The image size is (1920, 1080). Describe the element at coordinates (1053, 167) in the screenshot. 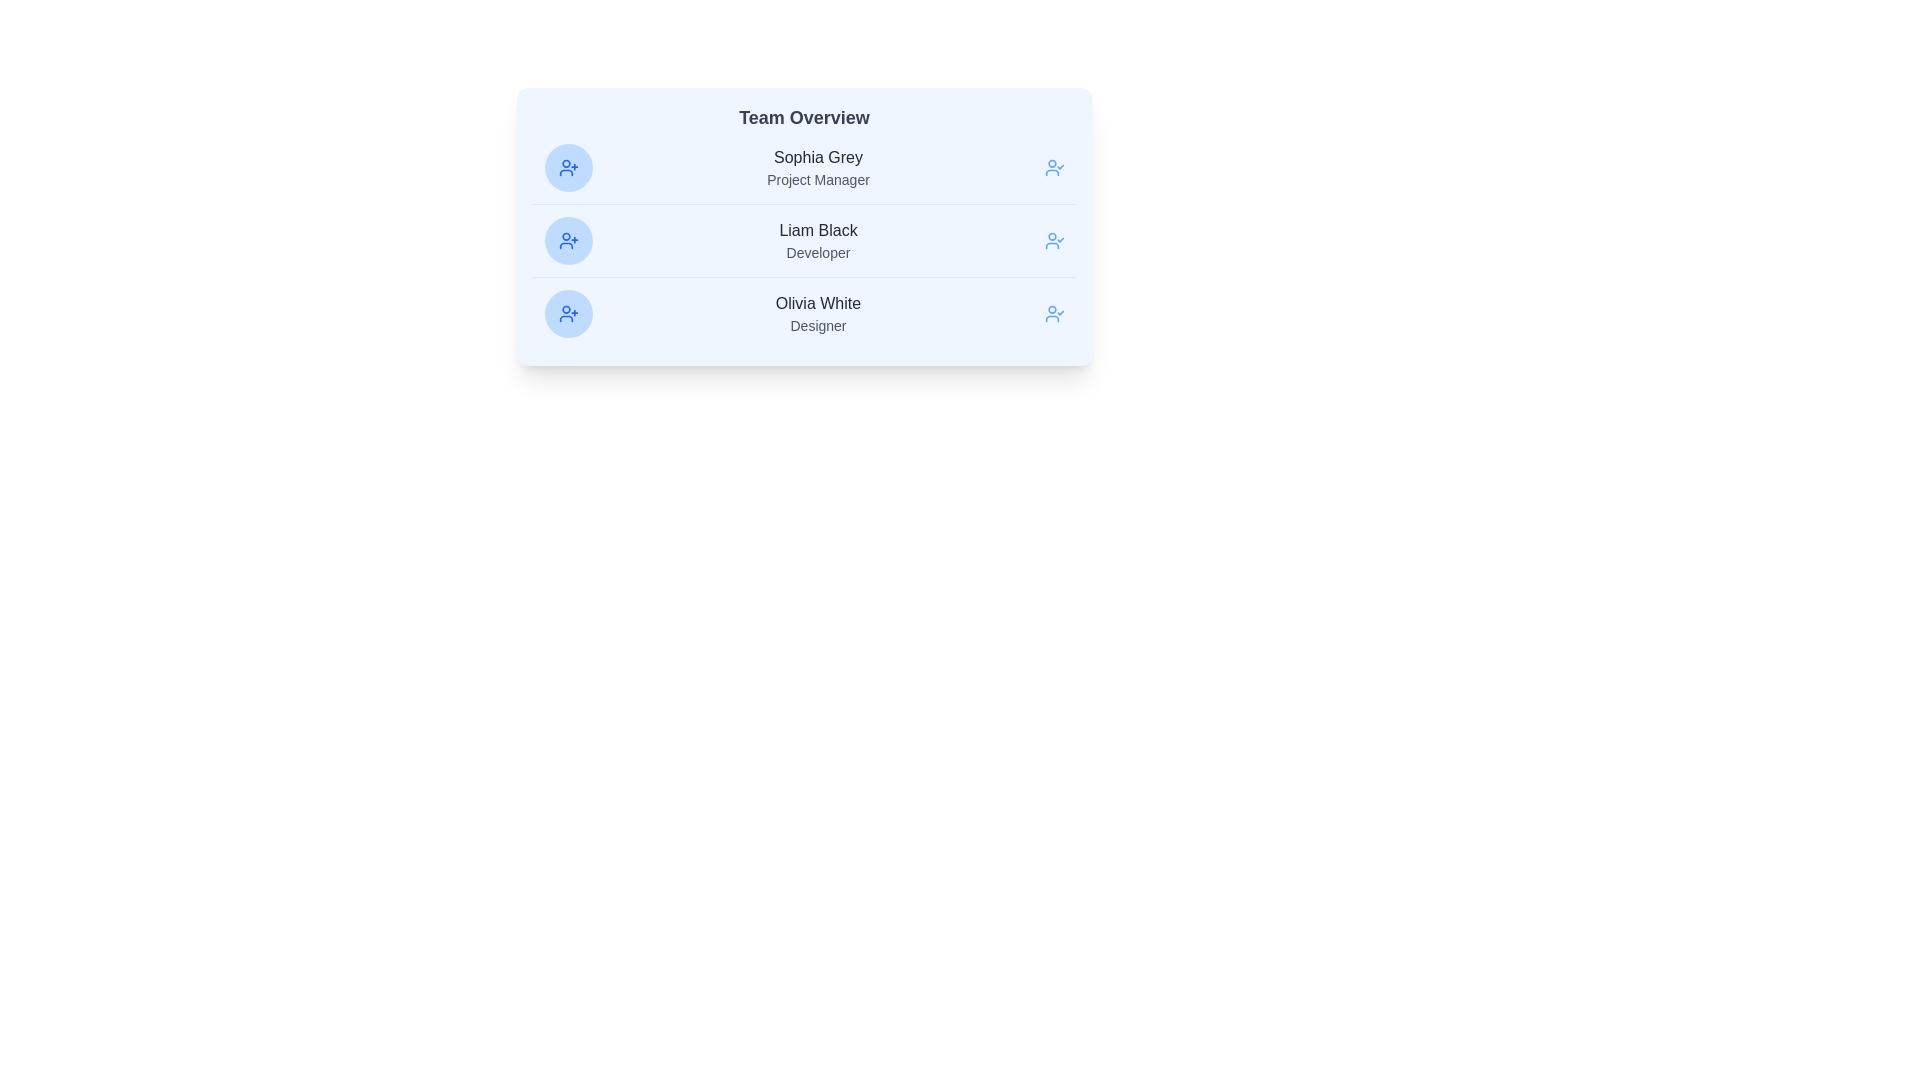

I see `the action icon located on the far right of the interface, aligned with the text 'Sophia Grey' and 'Project Manager'` at that location.